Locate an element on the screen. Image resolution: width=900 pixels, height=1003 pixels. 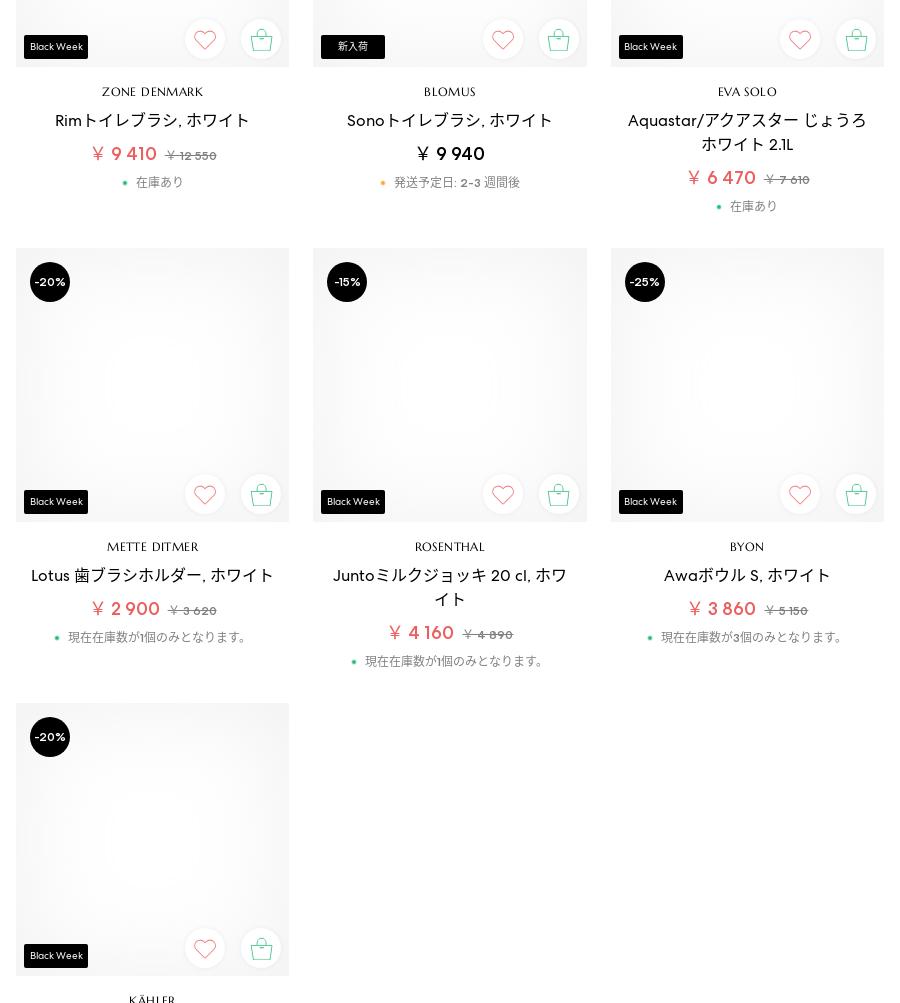
'Rimトイレブラシ, ホワイト' is located at coordinates (152, 119).